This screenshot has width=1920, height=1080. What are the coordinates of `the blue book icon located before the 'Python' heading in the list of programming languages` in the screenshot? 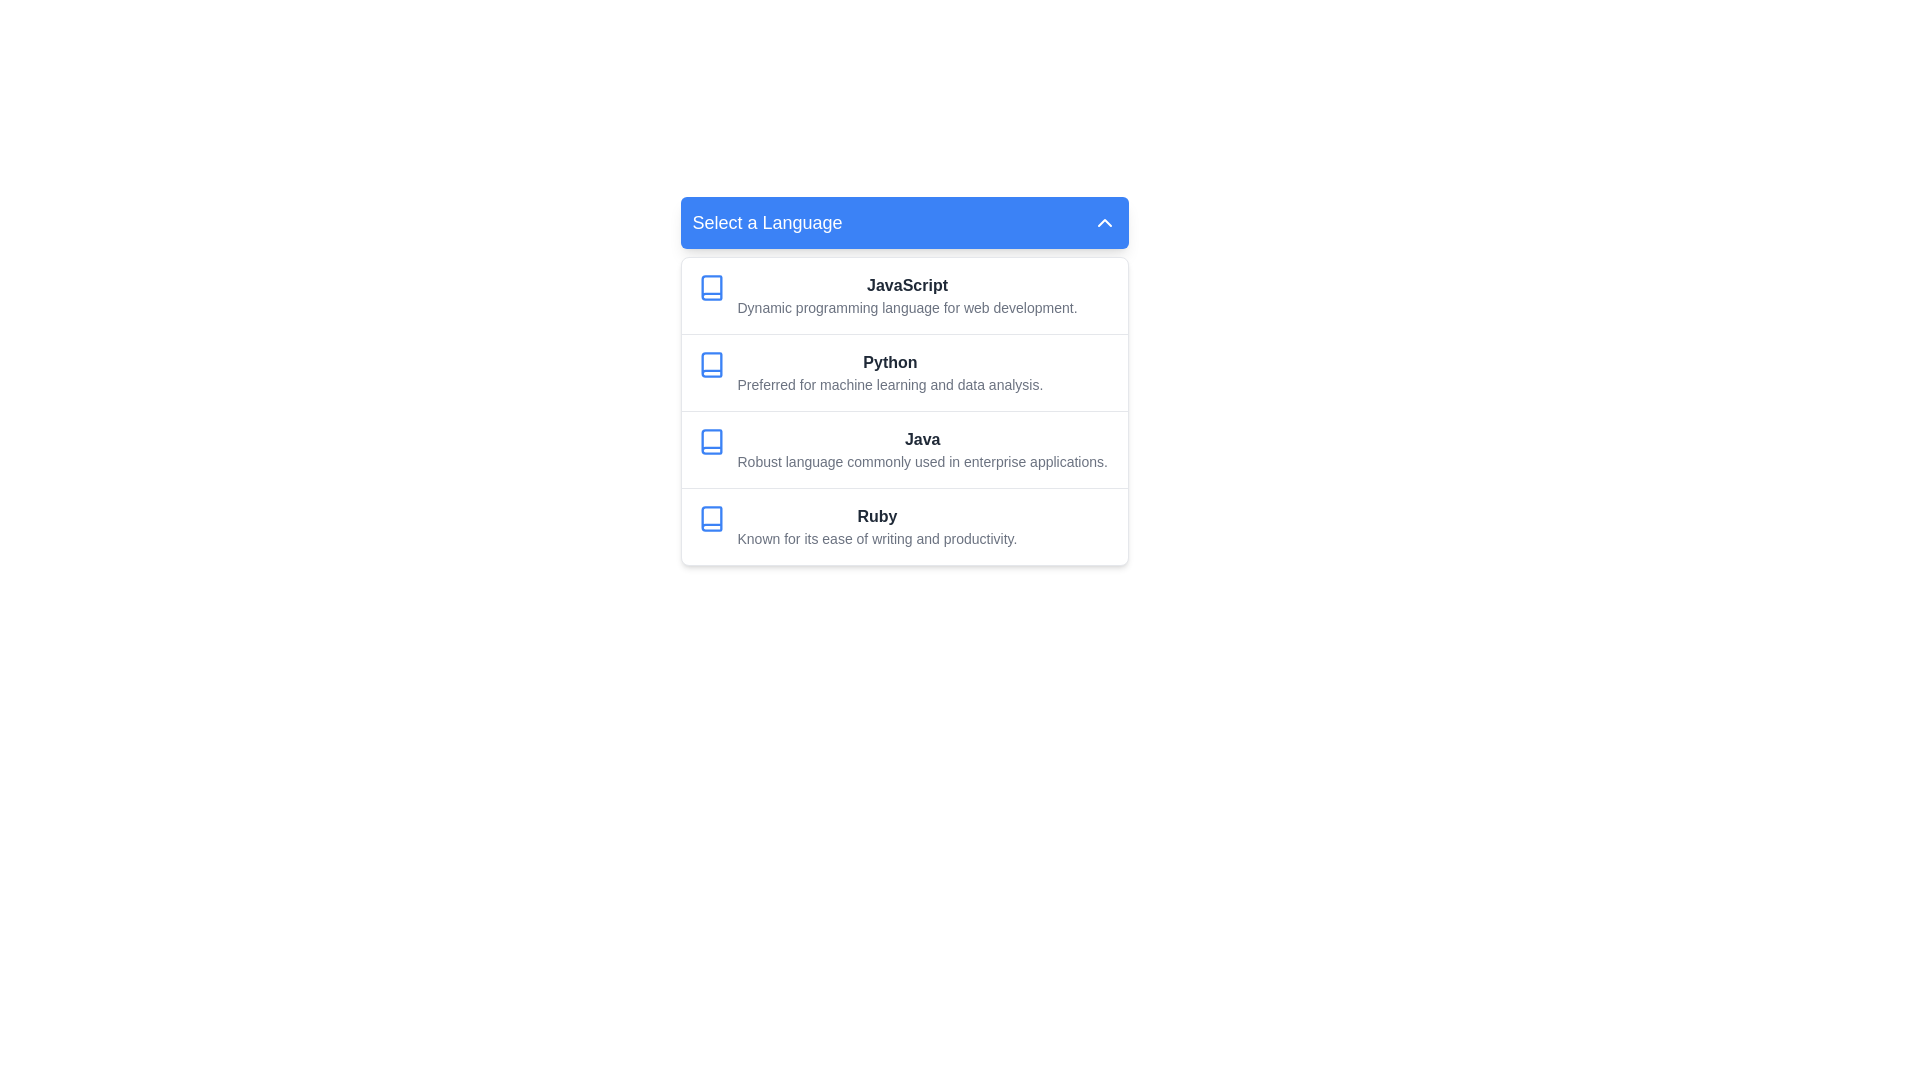 It's located at (711, 365).